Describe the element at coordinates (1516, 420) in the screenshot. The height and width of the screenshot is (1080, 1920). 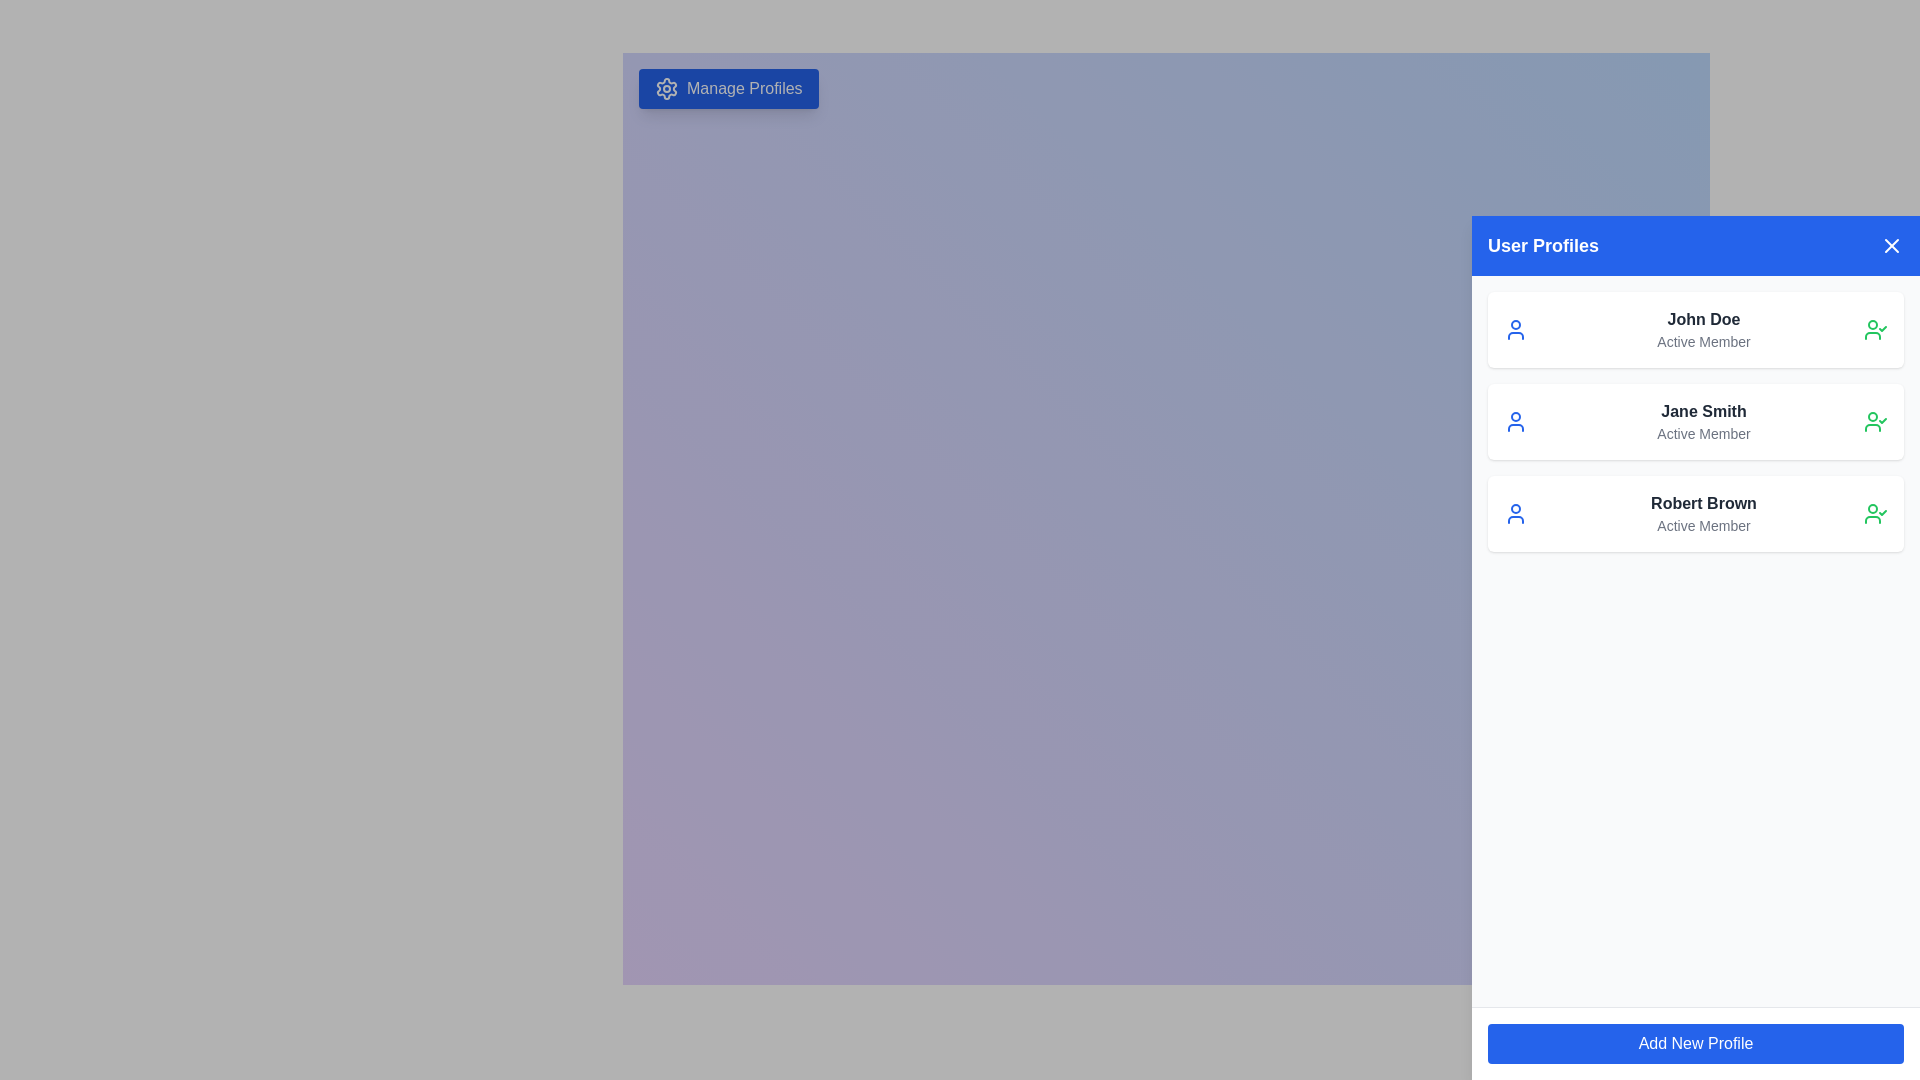
I see `the user silhouette icon on the profile card for 'Jane Smith, Active Member', which is the second card in the user list` at that location.